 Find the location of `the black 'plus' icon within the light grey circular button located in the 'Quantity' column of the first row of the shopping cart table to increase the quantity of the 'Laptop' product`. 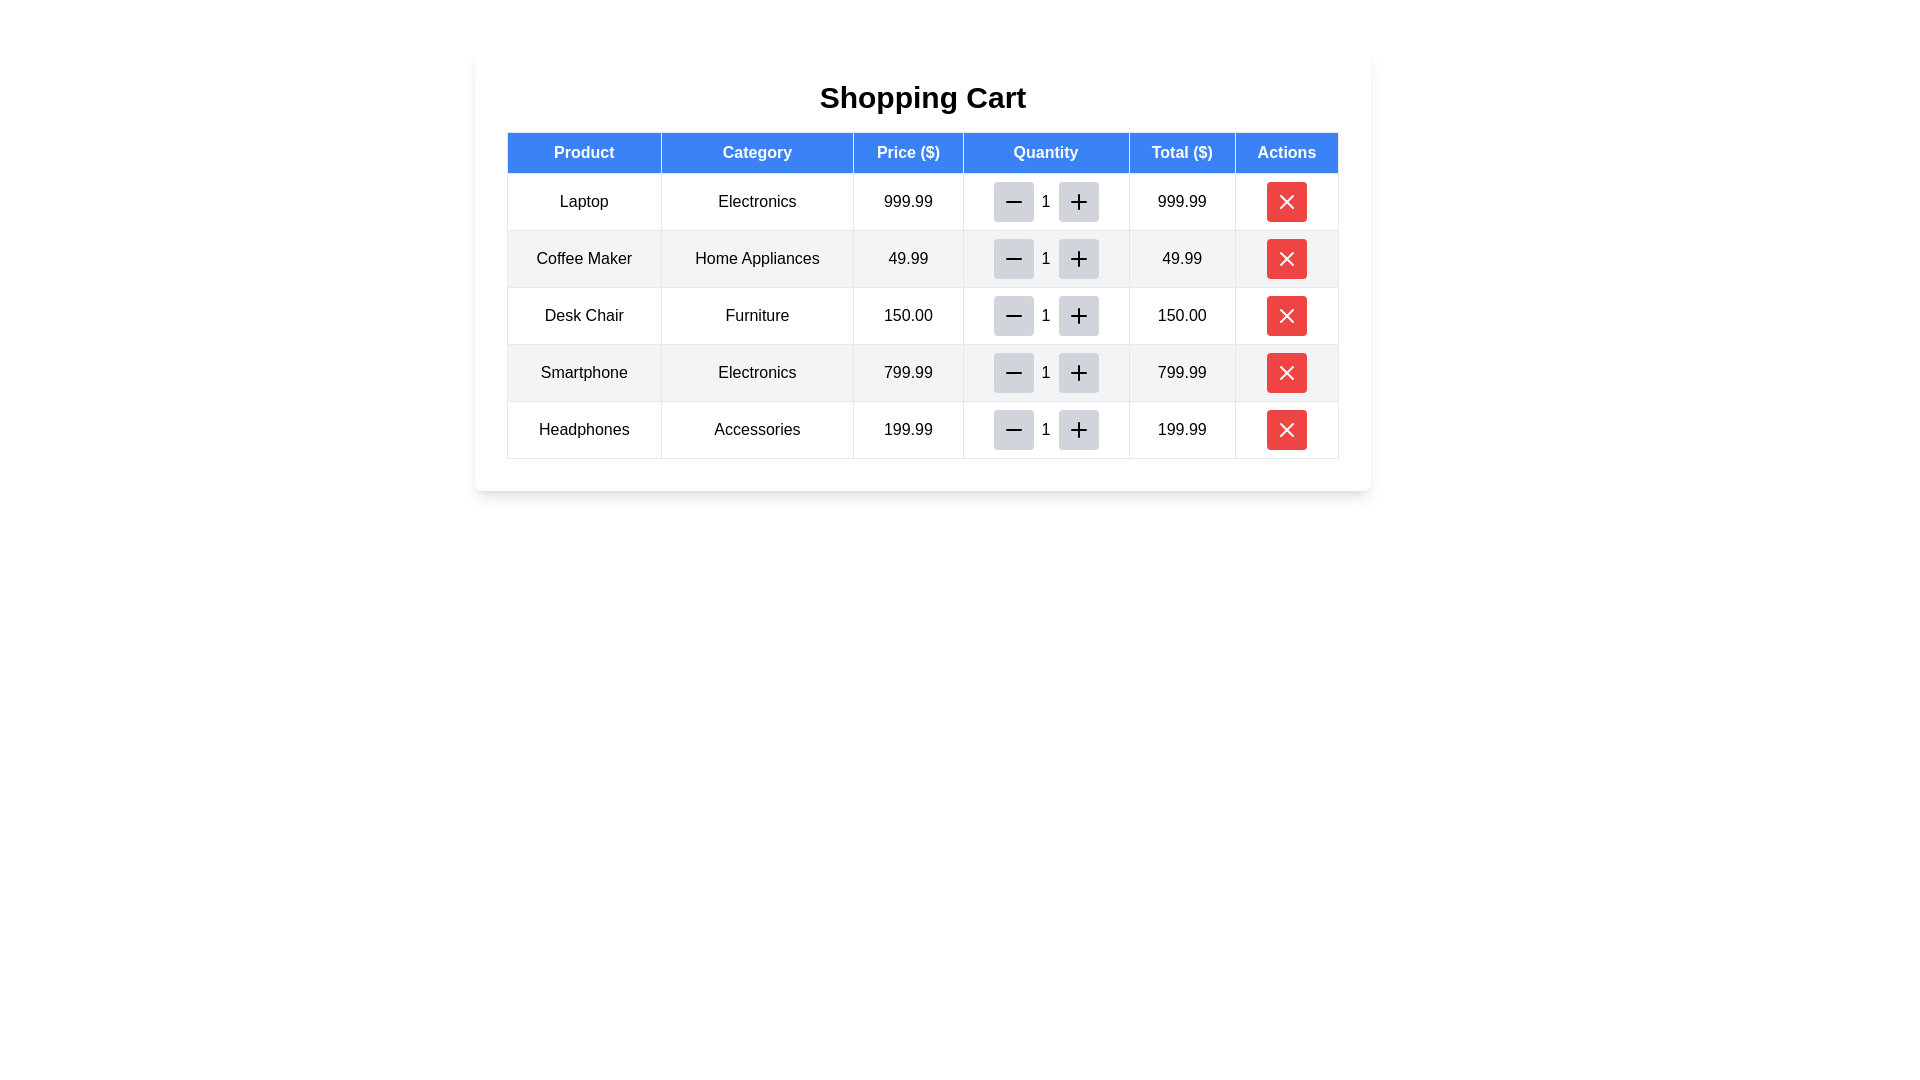

the black 'plus' icon within the light grey circular button located in the 'Quantity' column of the first row of the shopping cart table to increase the quantity of the 'Laptop' product is located at coordinates (1077, 201).